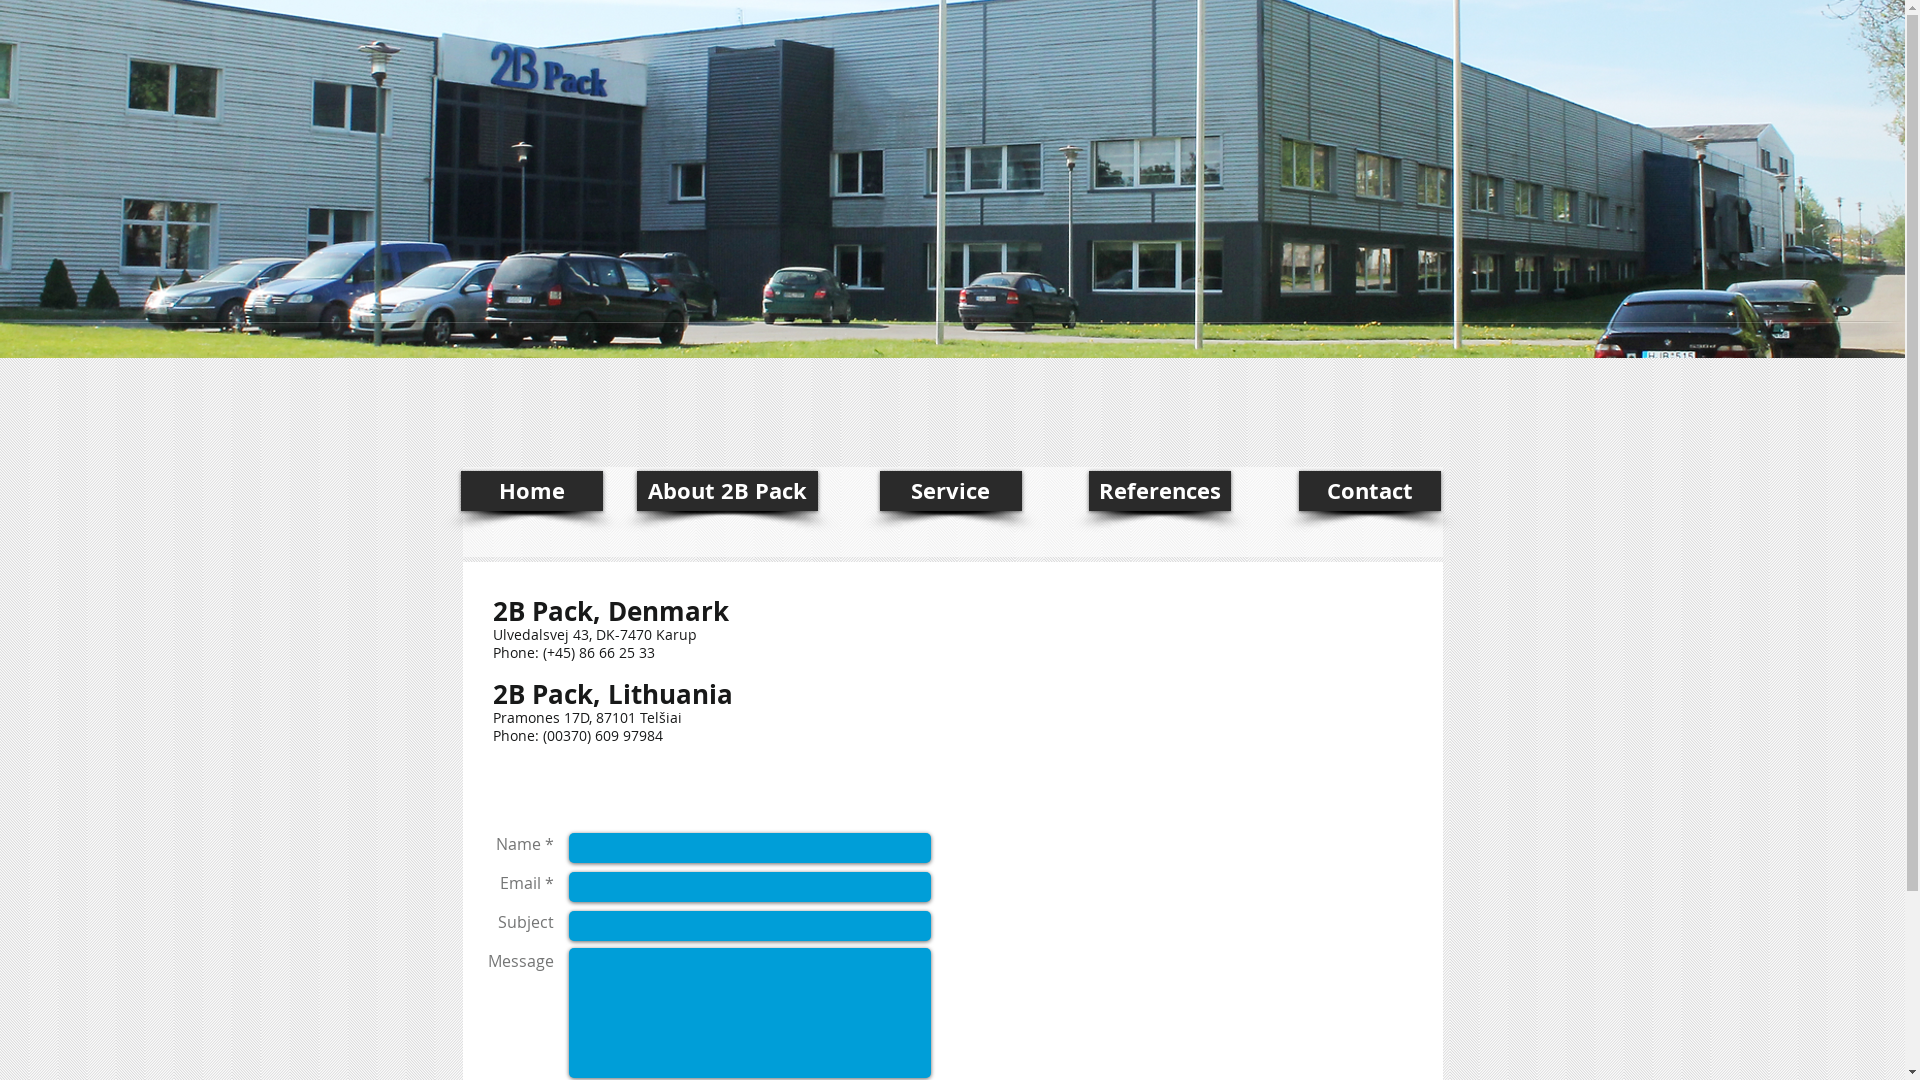  What do you see at coordinates (1158, 490) in the screenshot?
I see `'References'` at bounding box center [1158, 490].